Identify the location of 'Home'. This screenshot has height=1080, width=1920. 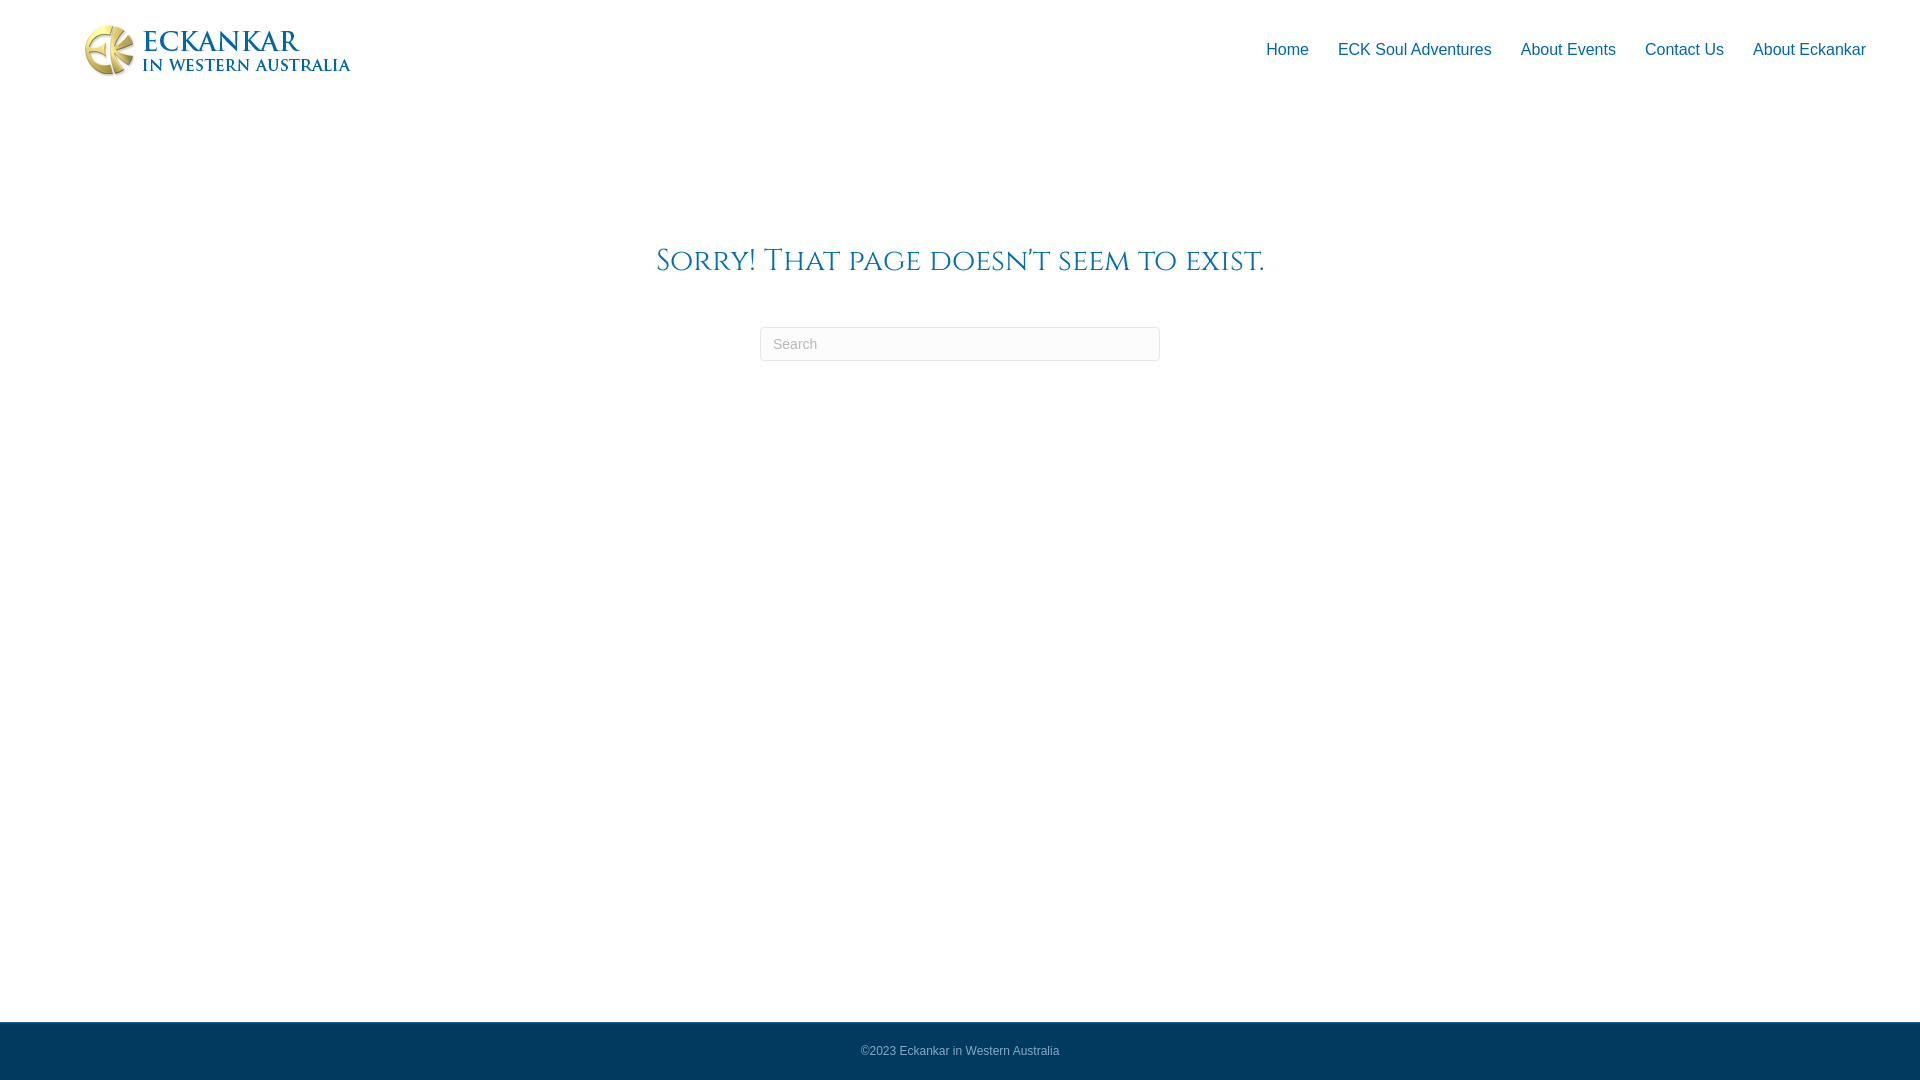
(1287, 48).